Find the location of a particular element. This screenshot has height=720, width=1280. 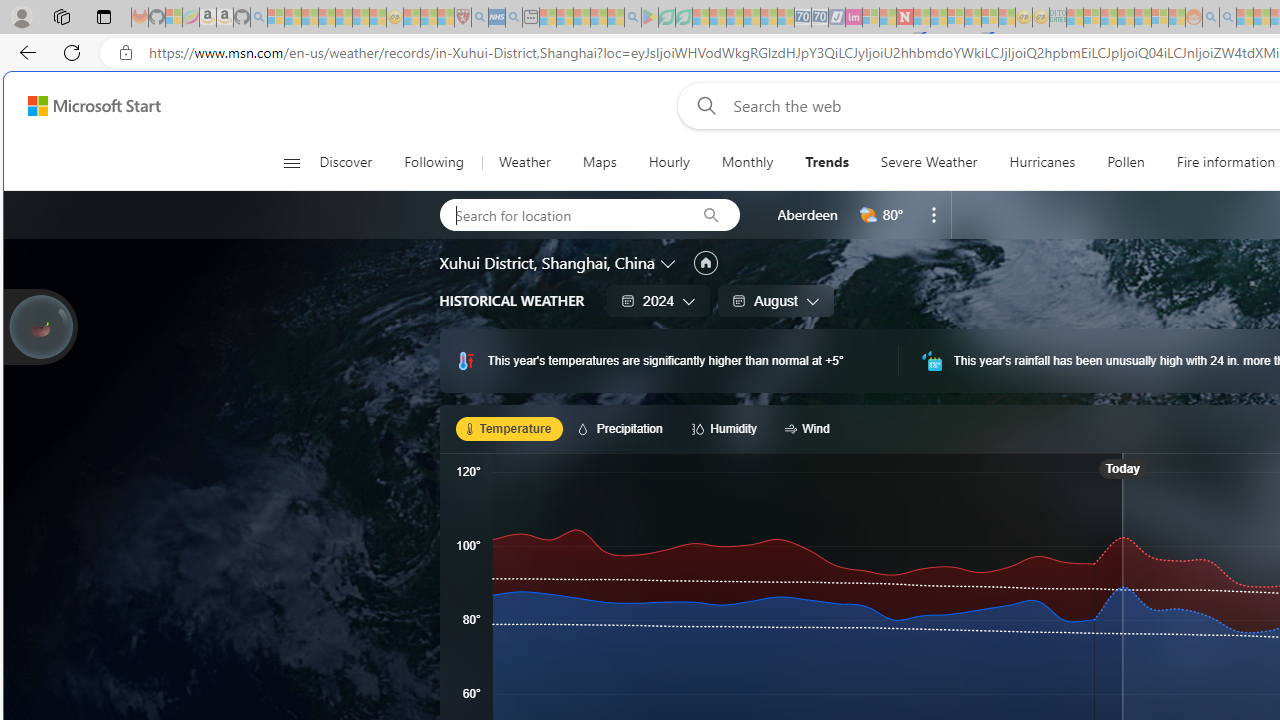

'Pollen' is located at coordinates (1126, 162).